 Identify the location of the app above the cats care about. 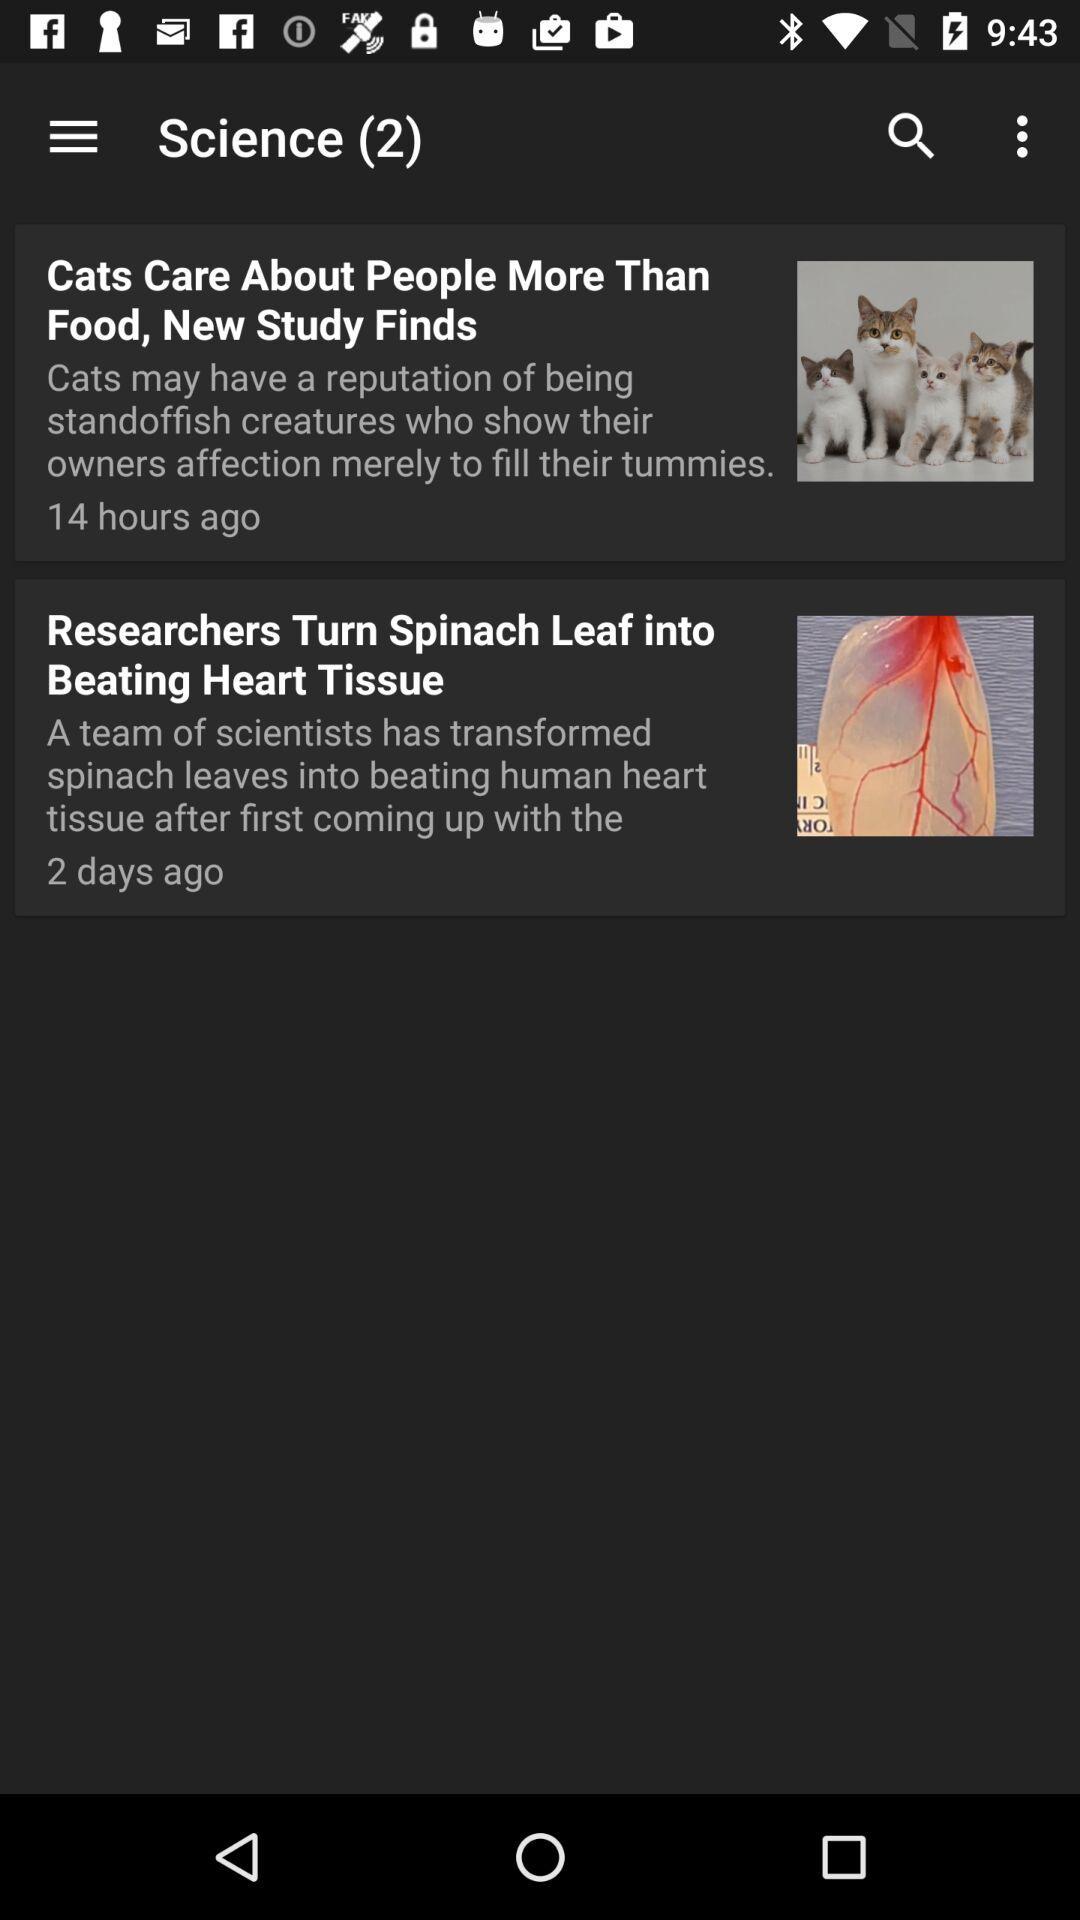
(540, 138).